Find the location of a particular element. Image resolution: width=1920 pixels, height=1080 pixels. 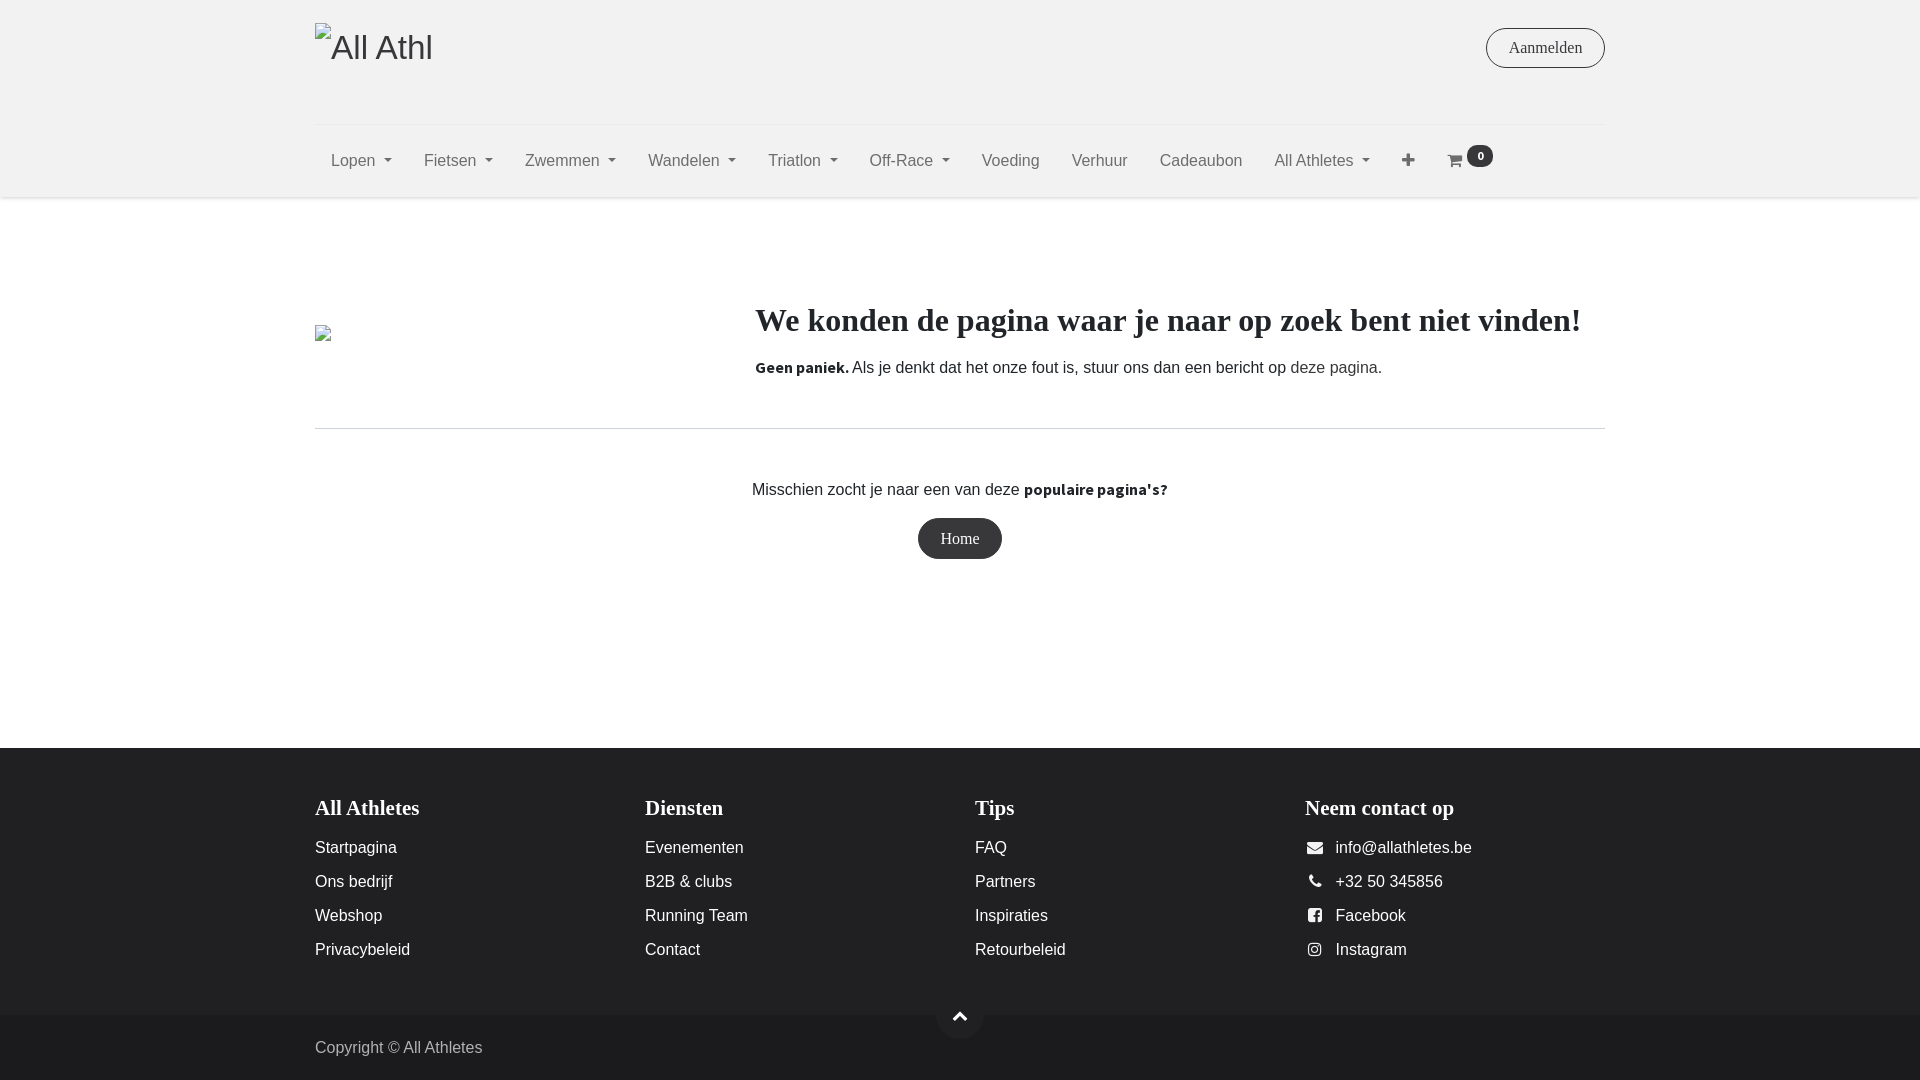

'Startpagina' is located at coordinates (355, 847).